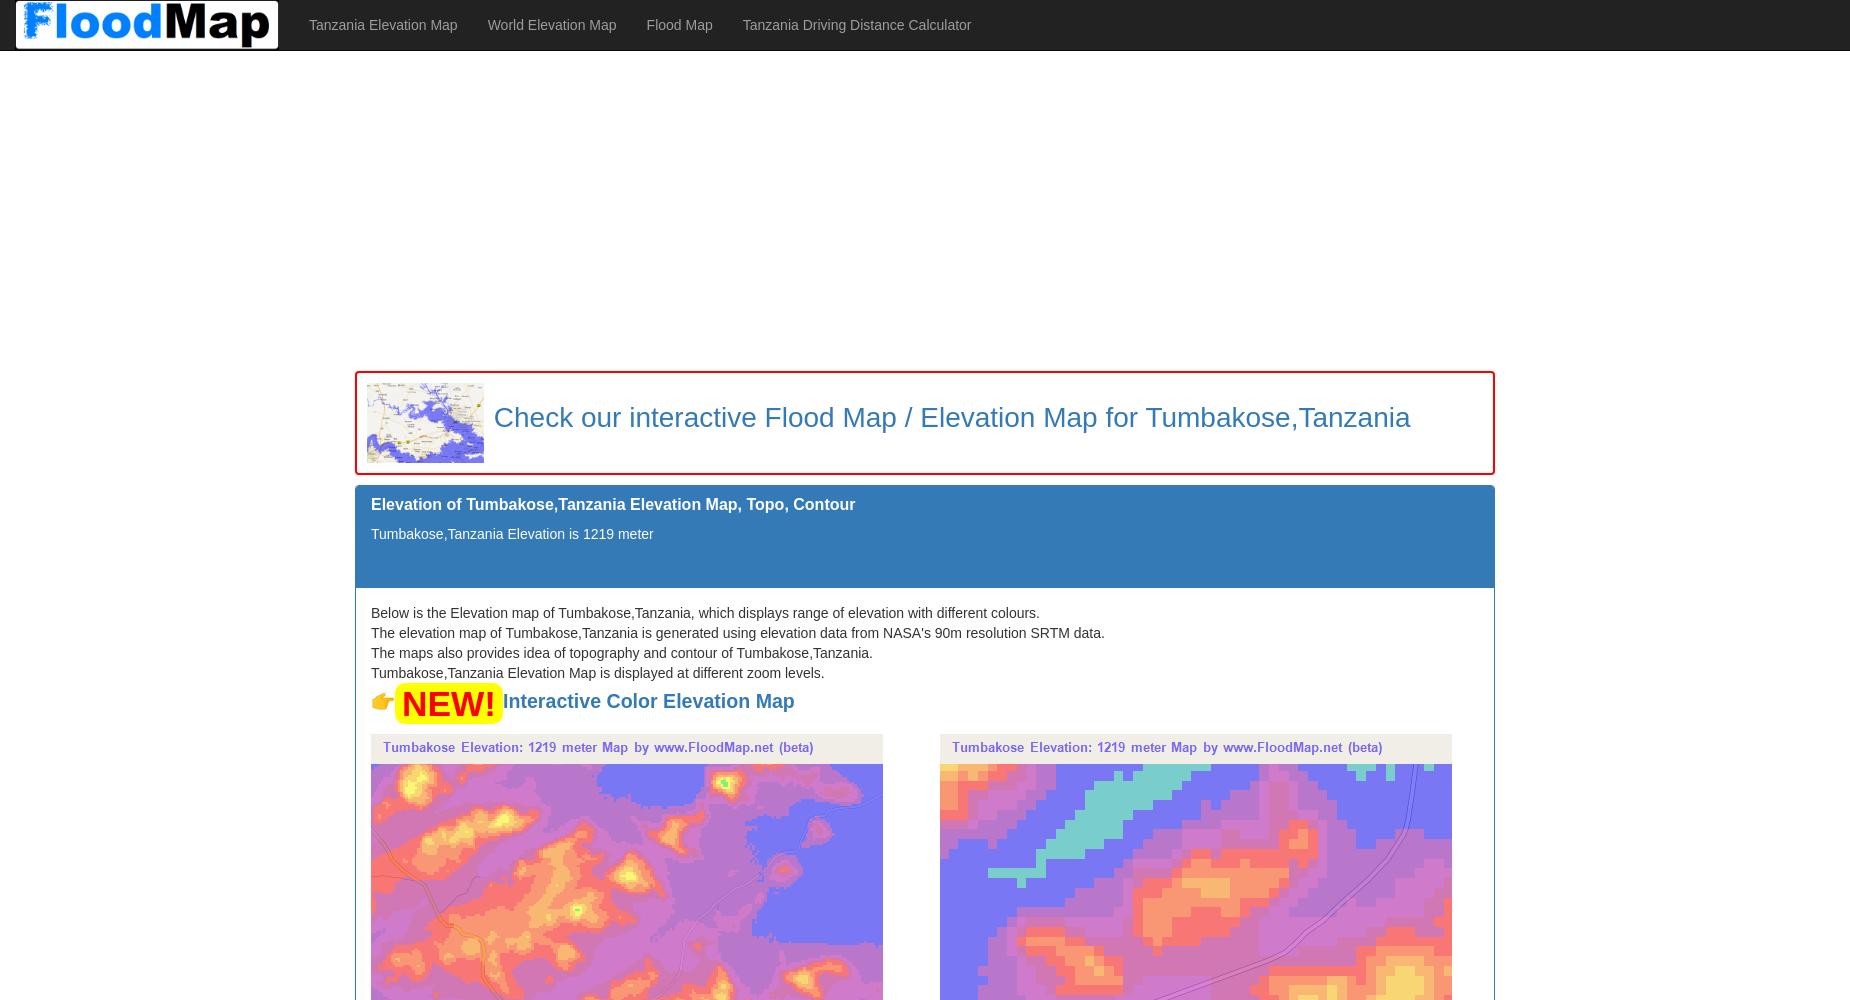  I want to click on 'Tanzania Elevation Map', so click(381, 25).